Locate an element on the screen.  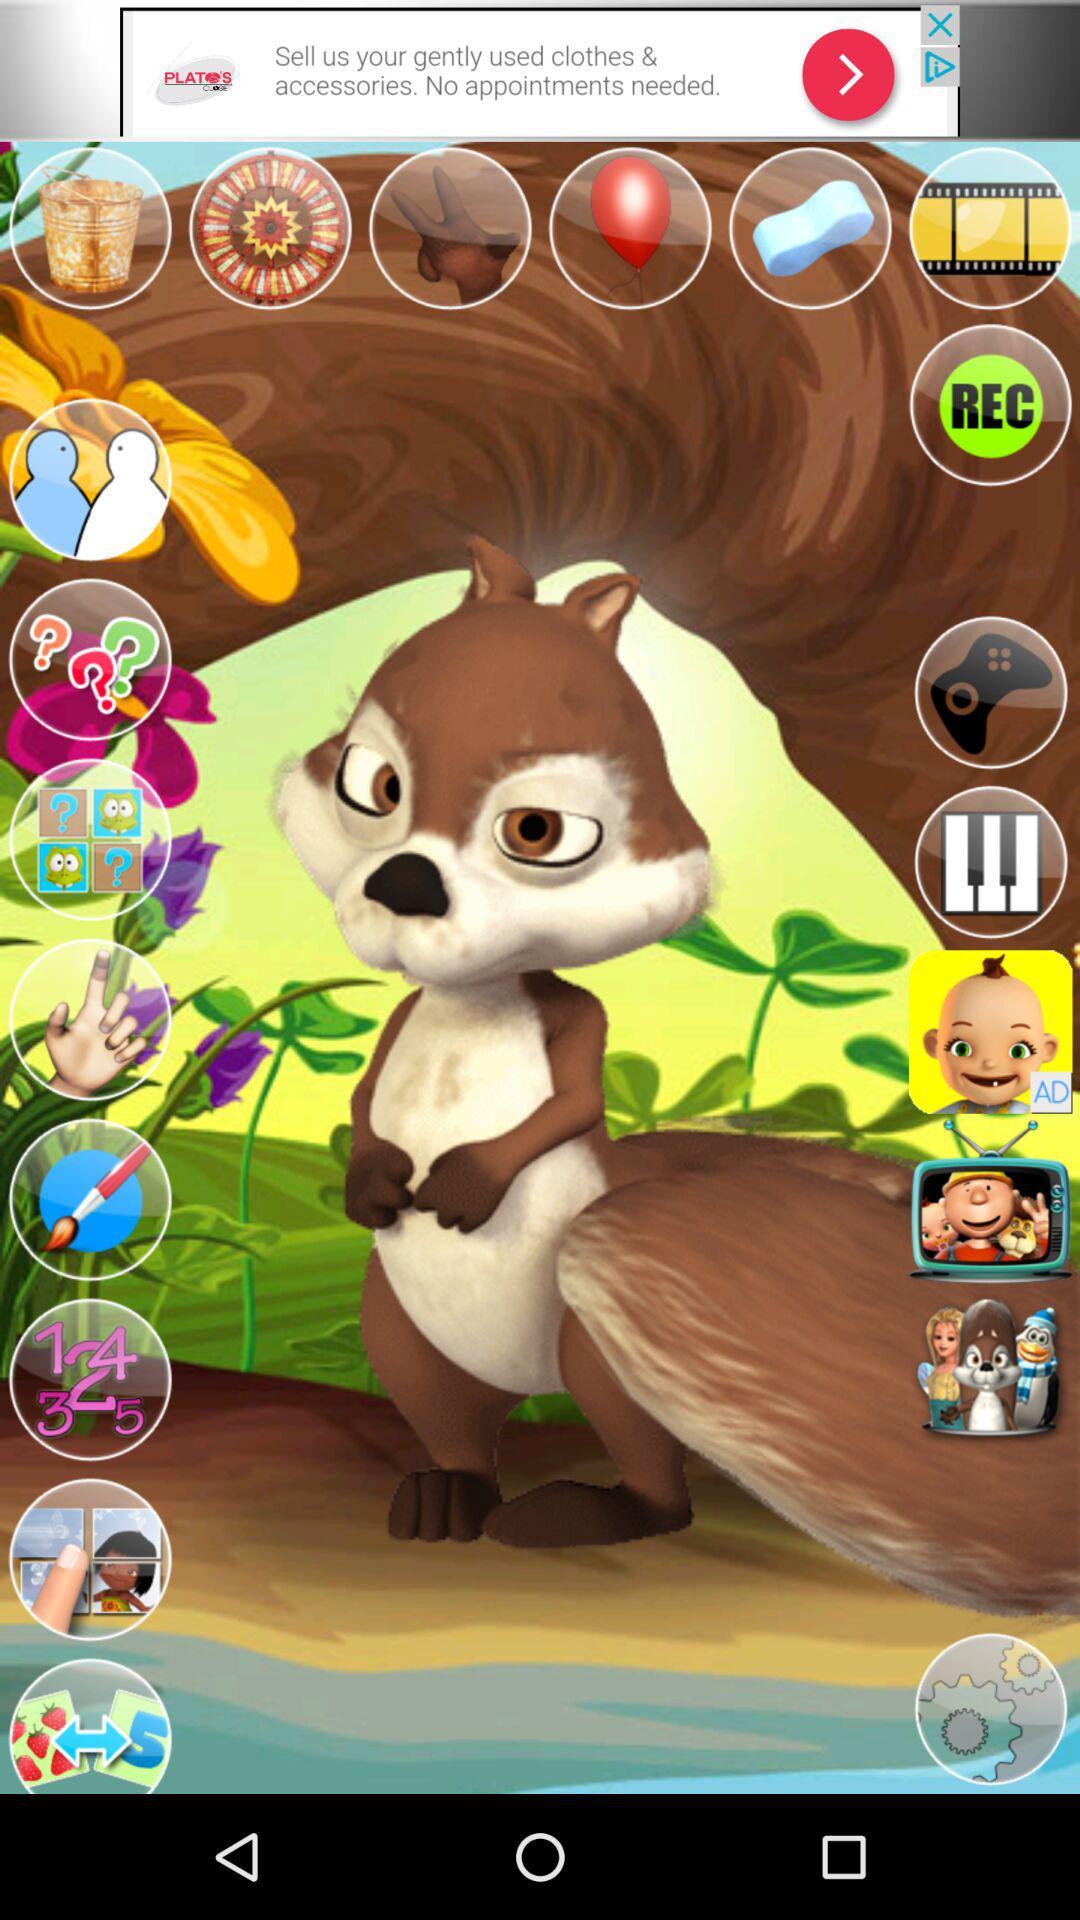
activate paint brush icon is located at coordinates (88, 1200).